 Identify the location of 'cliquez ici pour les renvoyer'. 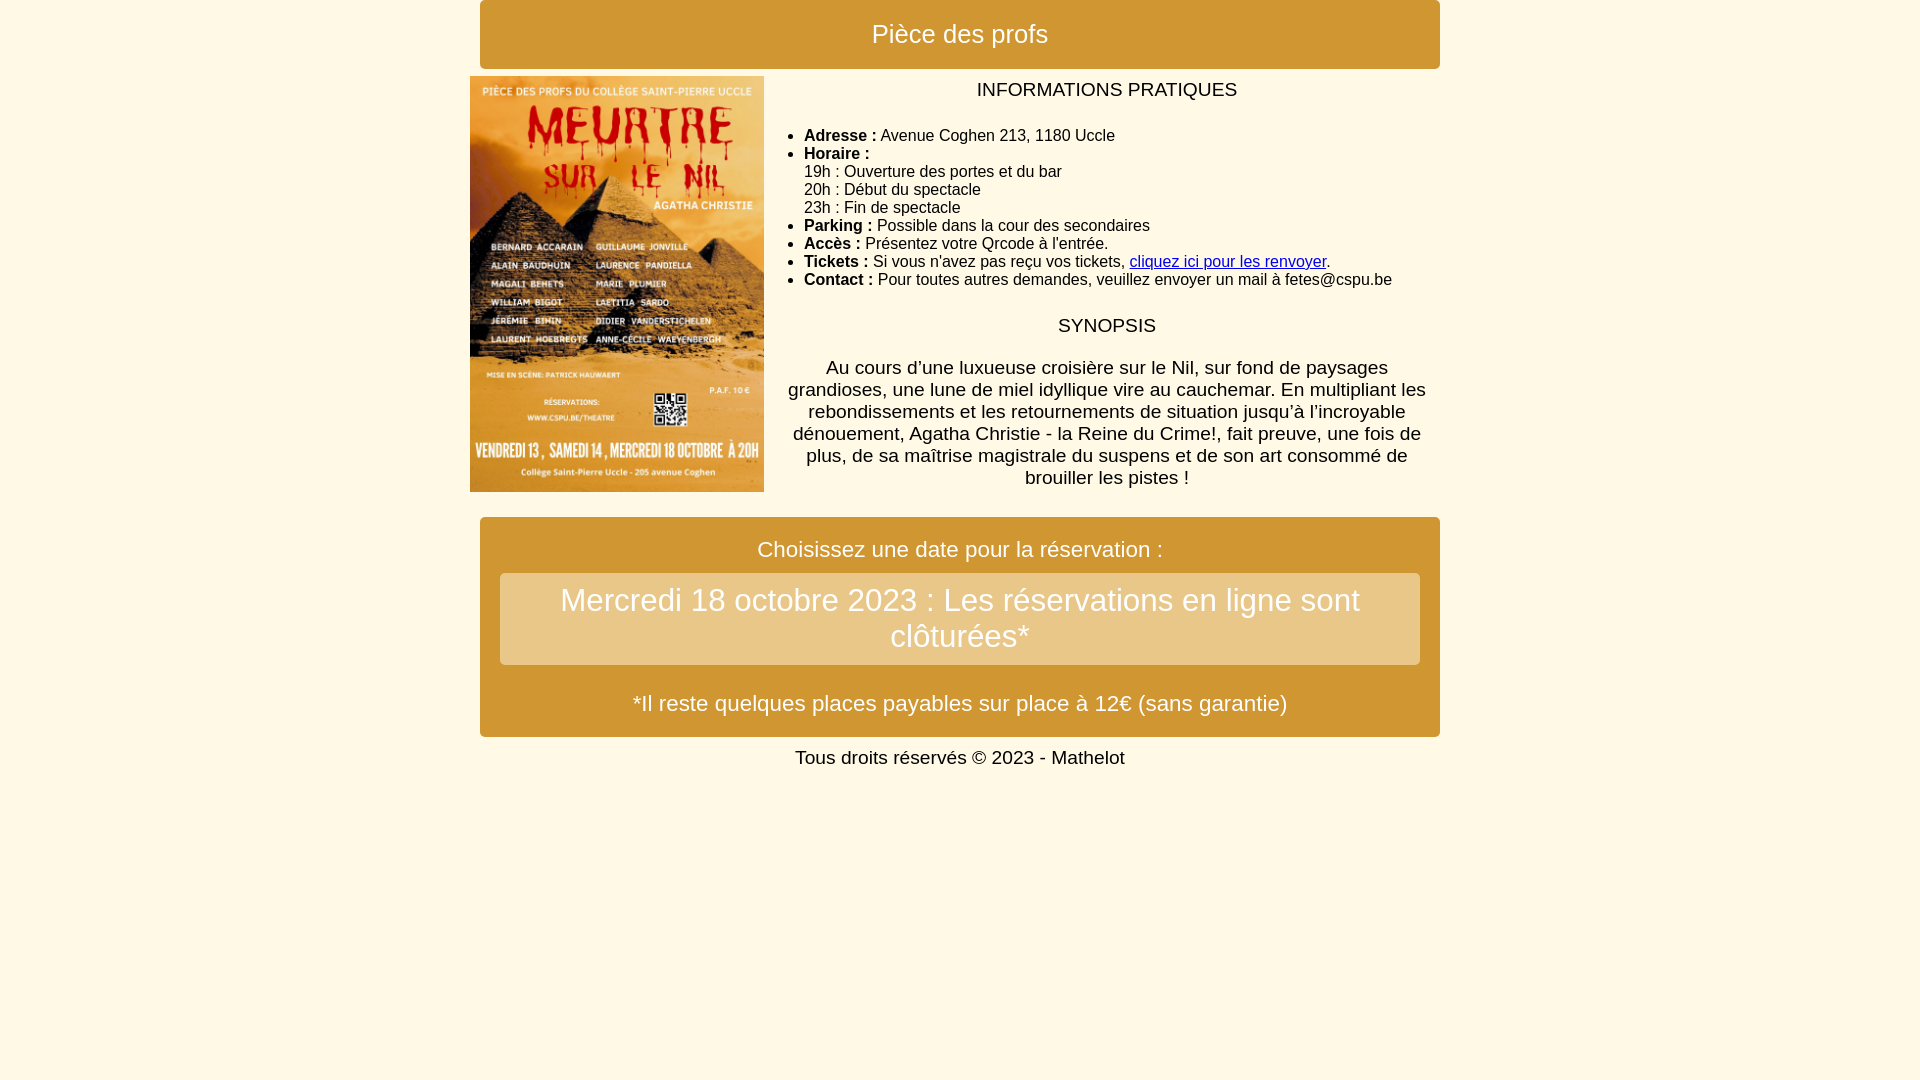
(1227, 260).